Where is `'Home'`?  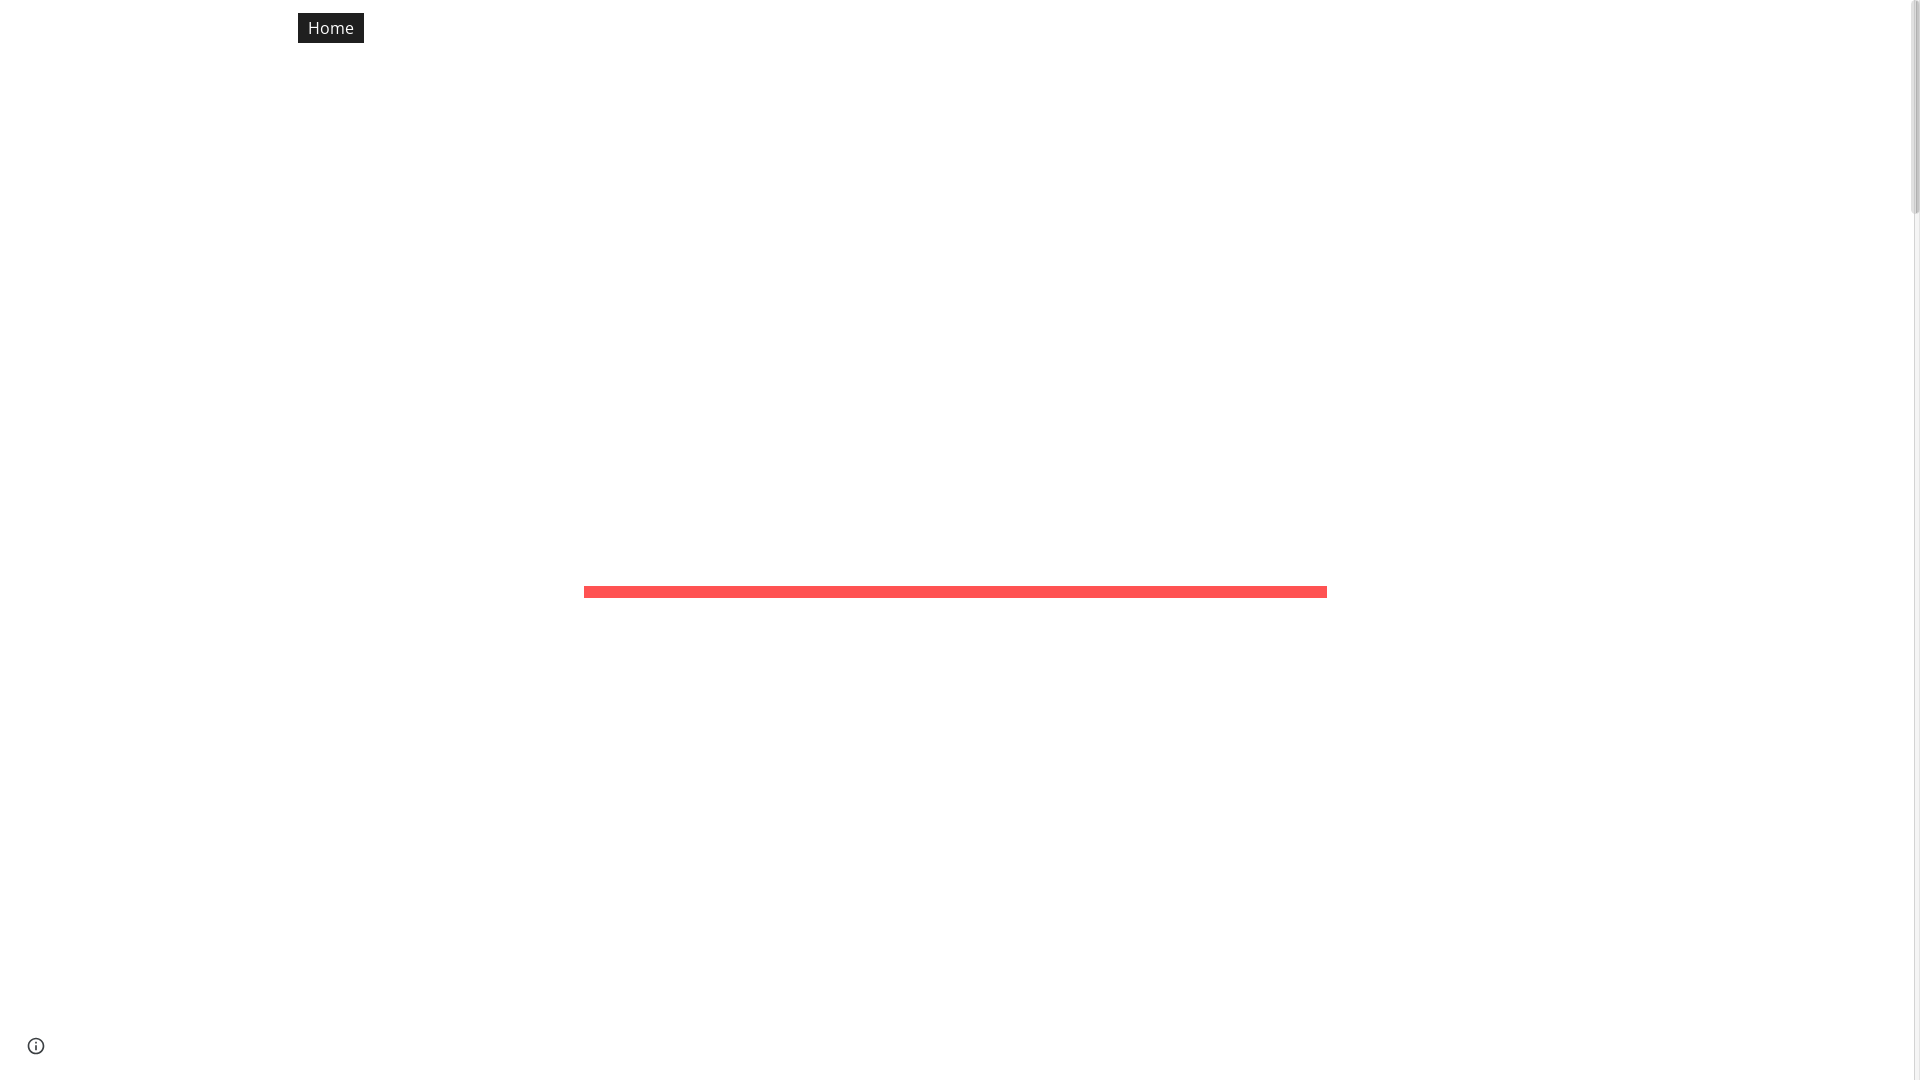 'Home' is located at coordinates (331, 27).